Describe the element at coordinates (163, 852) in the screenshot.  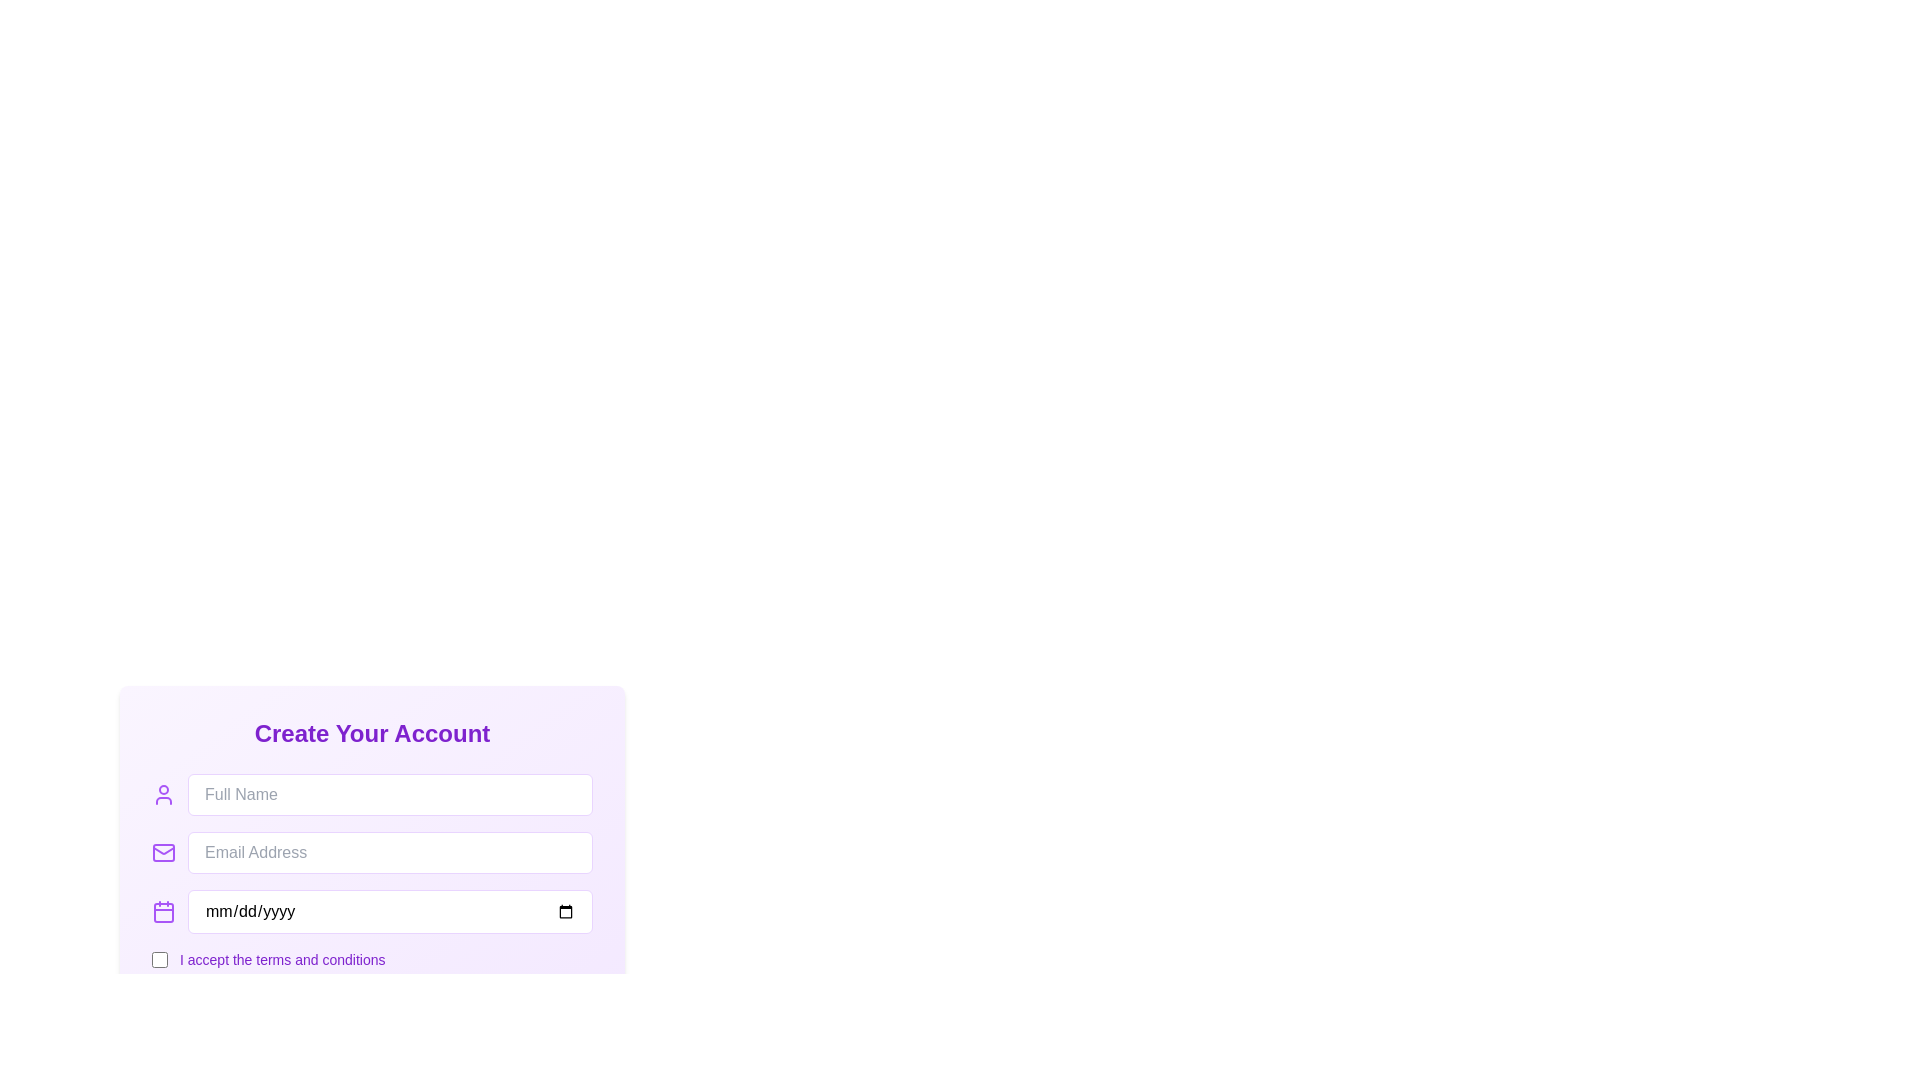
I see `the purple outlined envelope icon located at the beginning of the second row containing the email input field` at that location.